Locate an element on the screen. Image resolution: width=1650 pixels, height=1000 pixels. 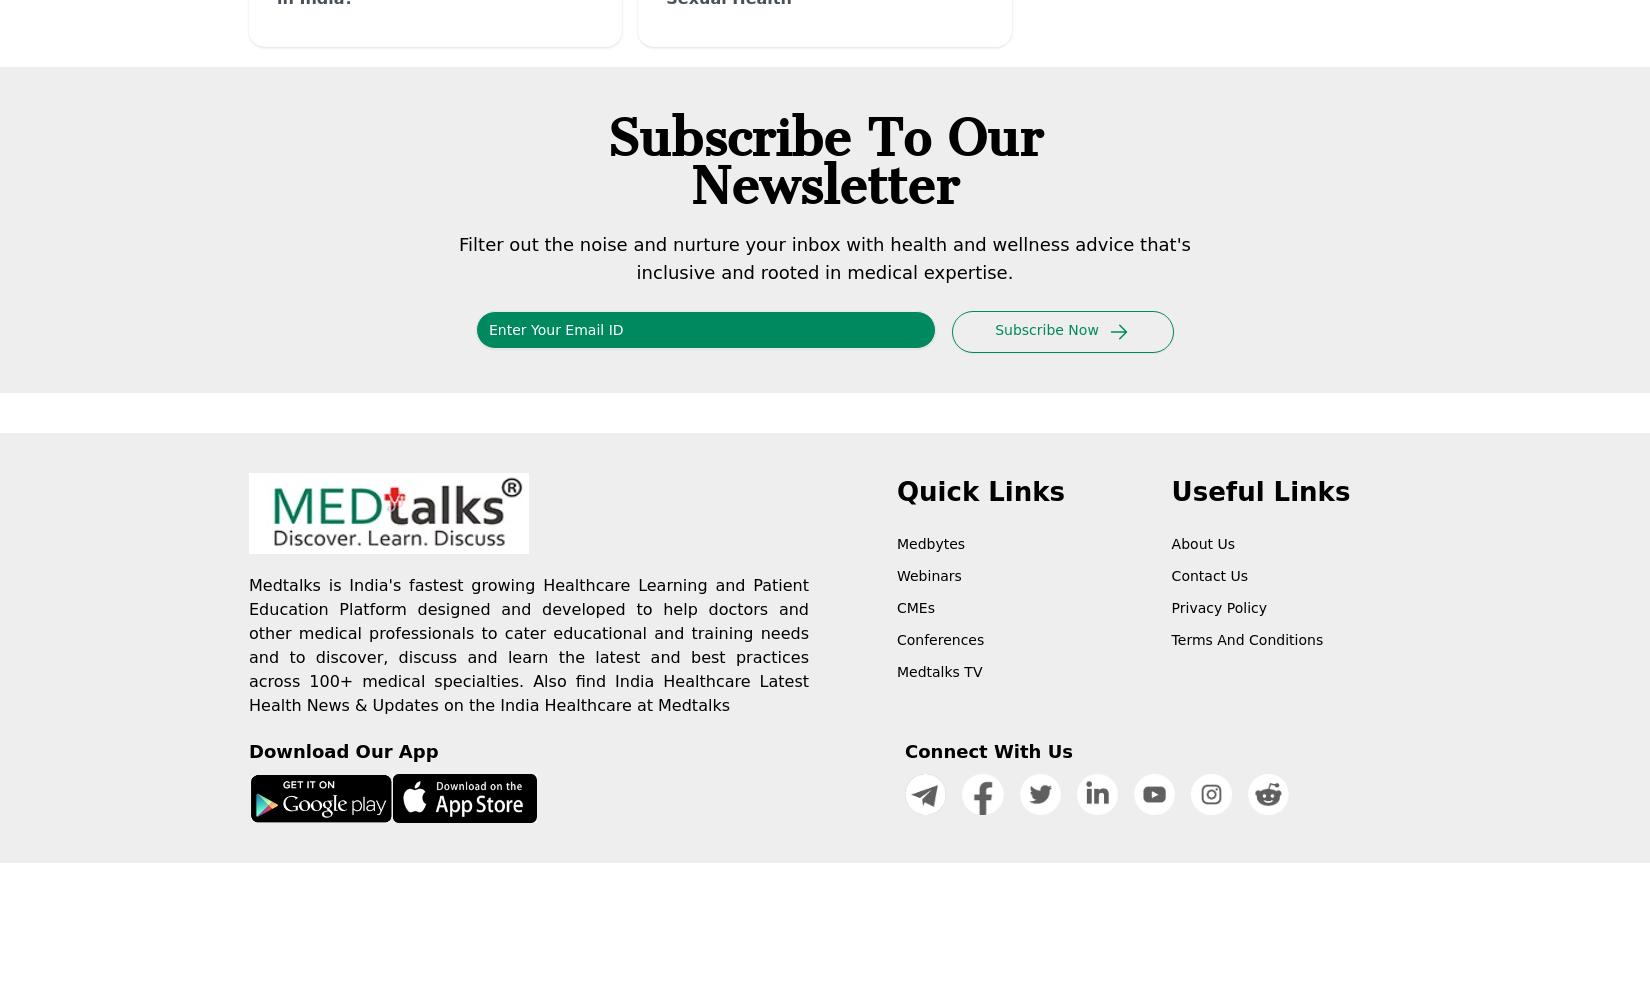
'CMEs' is located at coordinates (895, 606).